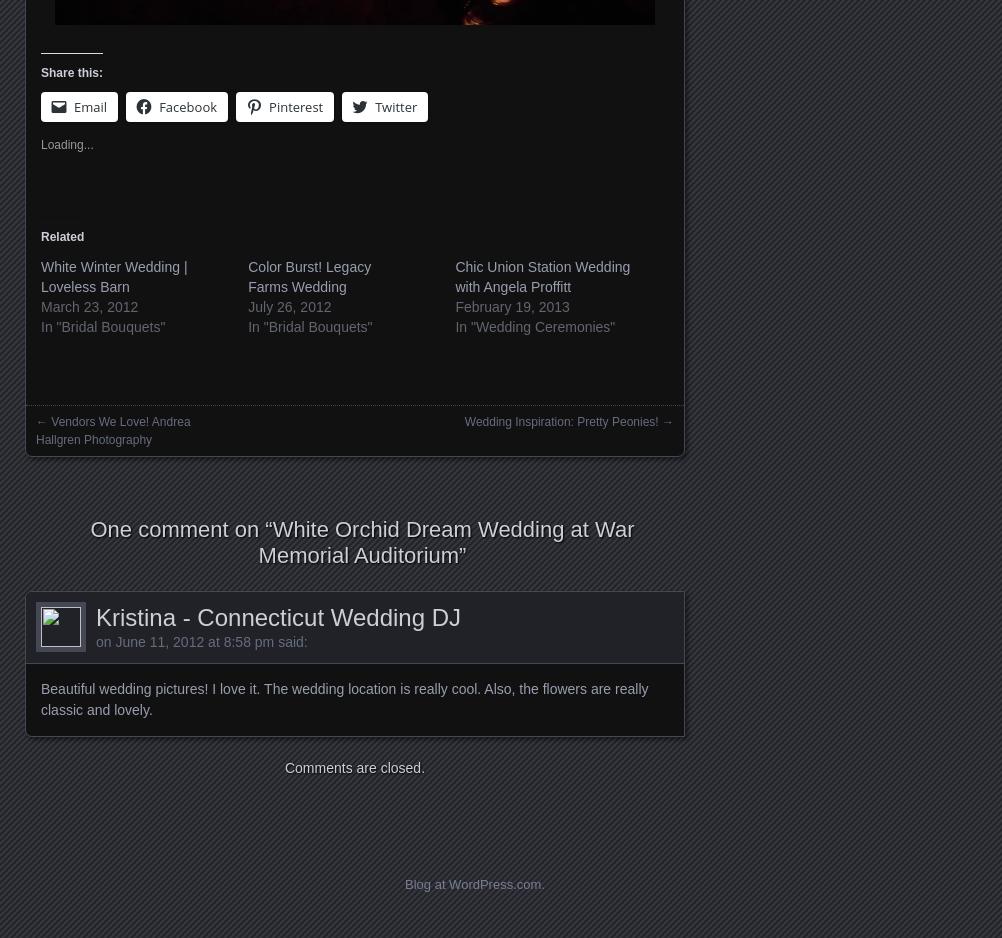 This screenshot has height=938, width=1002. What do you see at coordinates (89, 106) in the screenshot?
I see `'Email'` at bounding box center [89, 106].